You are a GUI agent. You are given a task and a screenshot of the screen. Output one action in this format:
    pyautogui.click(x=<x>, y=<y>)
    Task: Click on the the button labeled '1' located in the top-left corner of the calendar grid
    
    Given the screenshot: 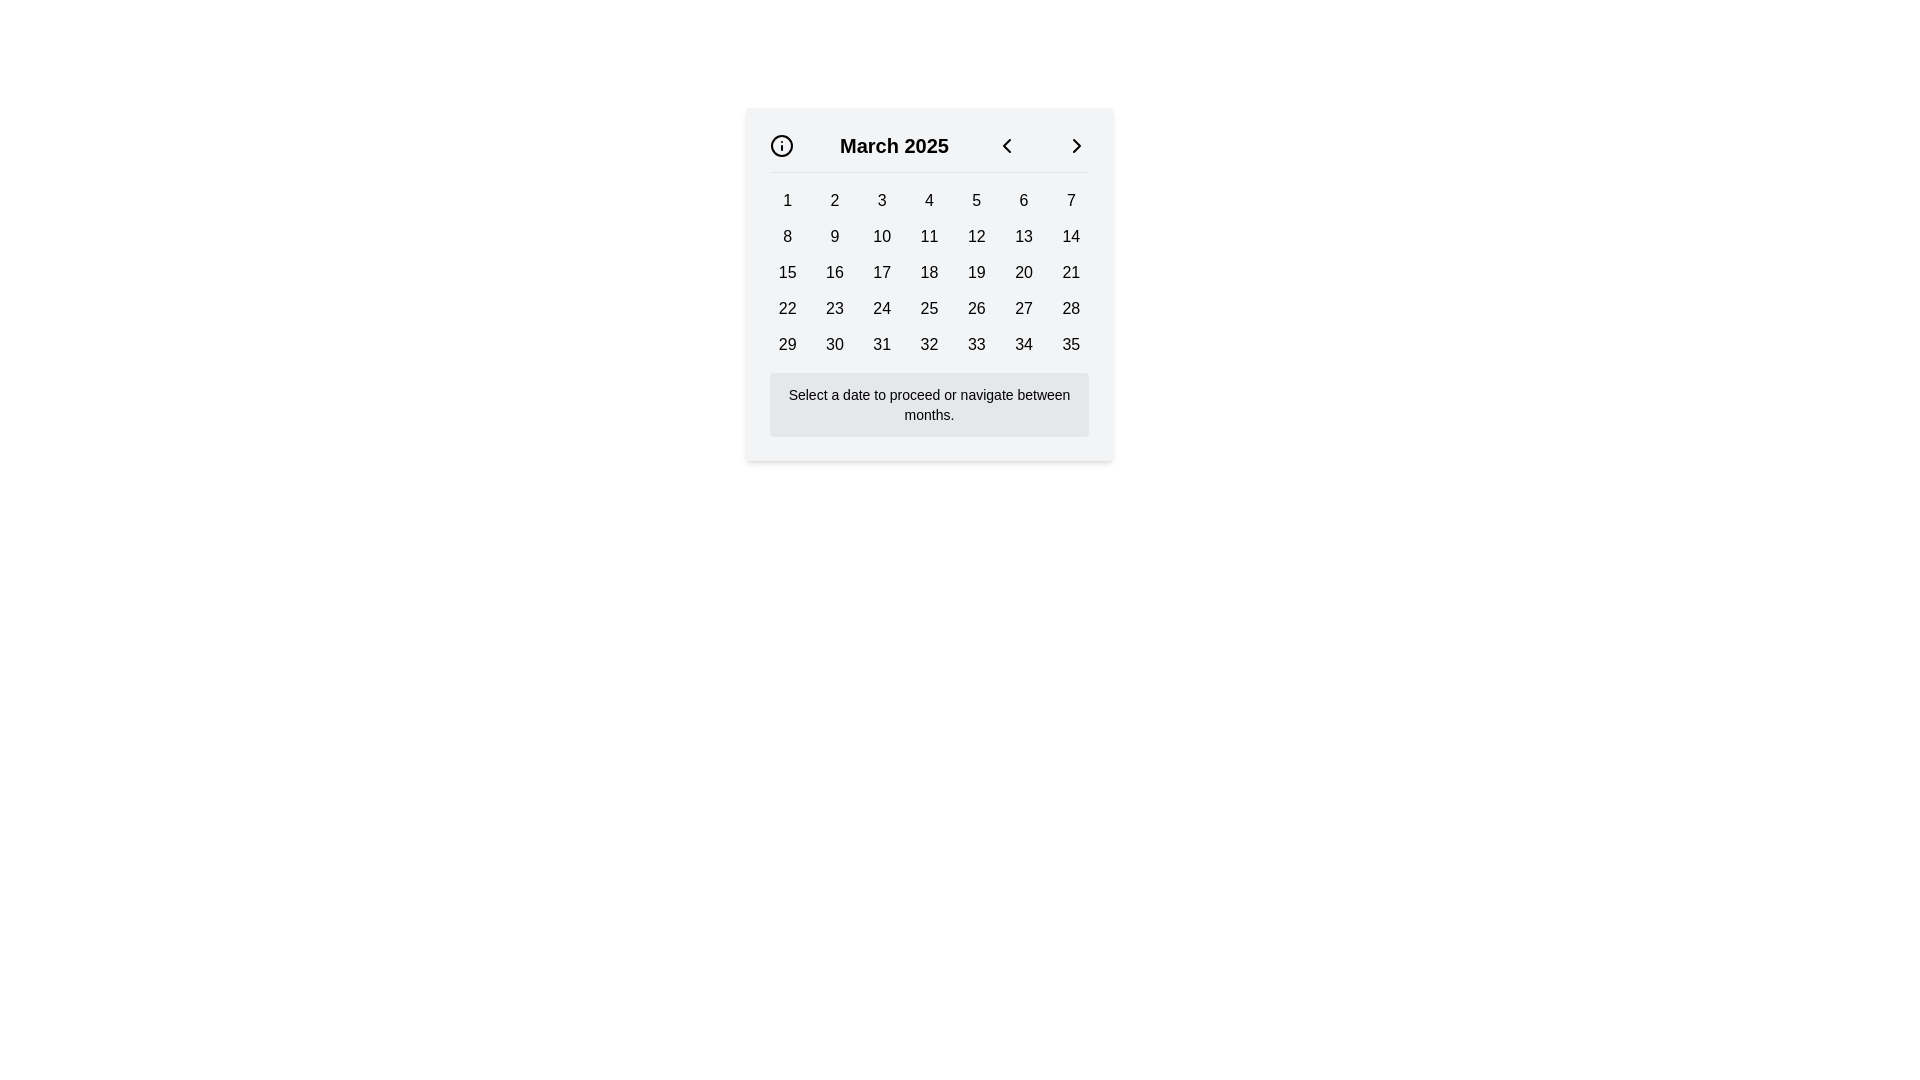 What is the action you would take?
    pyautogui.click(x=786, y=200)
    